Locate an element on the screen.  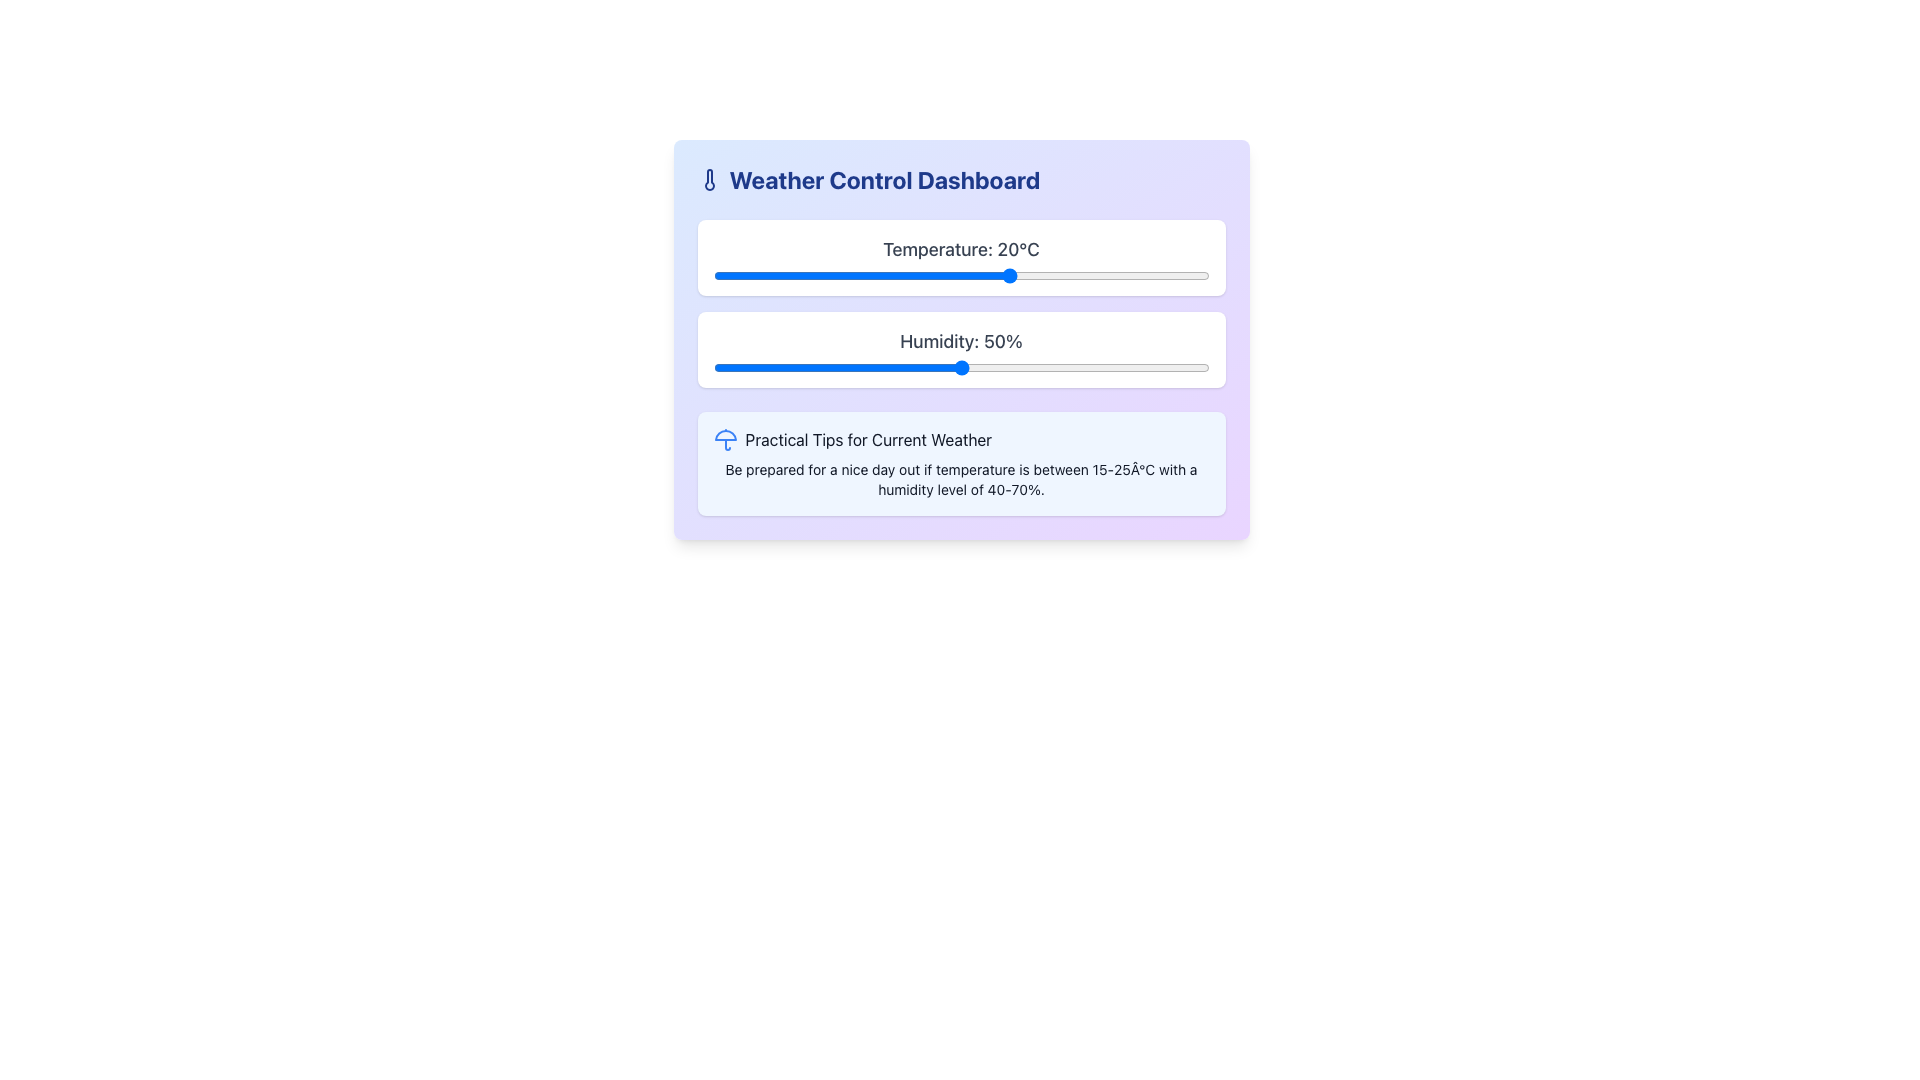
the humidity level is located at coordinates (807, 367).